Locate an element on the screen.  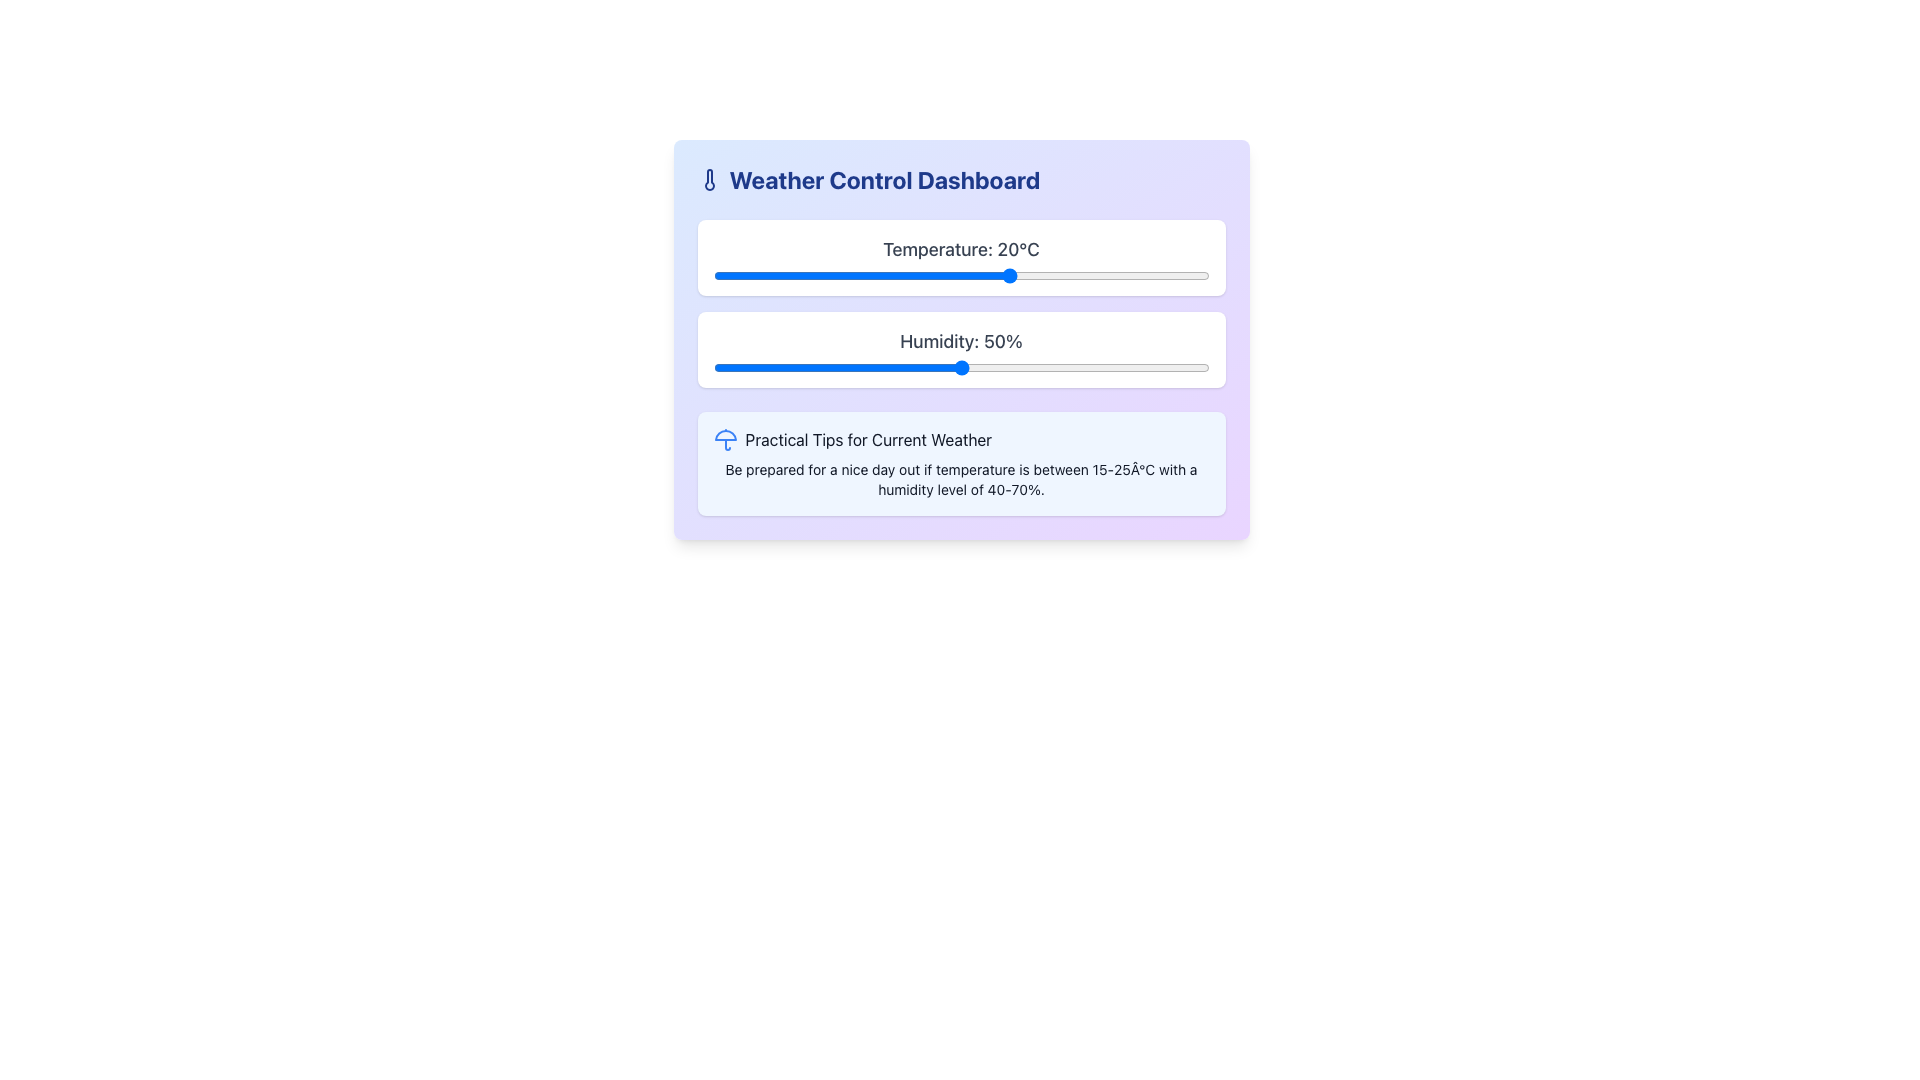
the humidity level is located at coordinates (807, 367).